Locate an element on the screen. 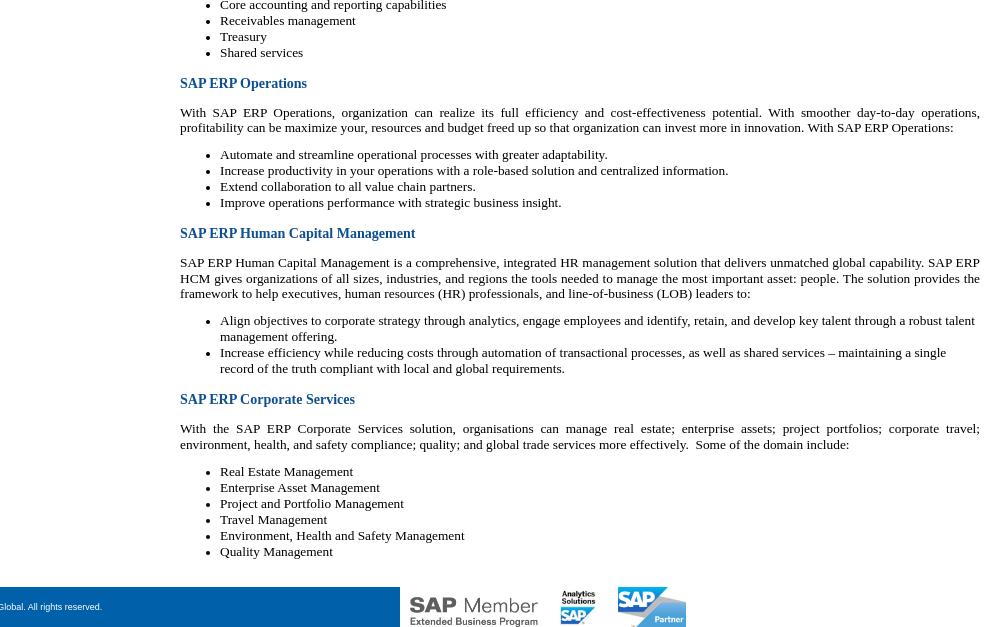 This screenshot has width=1001, height=627. 'Travel Management' is located at coordinates (272, 518).